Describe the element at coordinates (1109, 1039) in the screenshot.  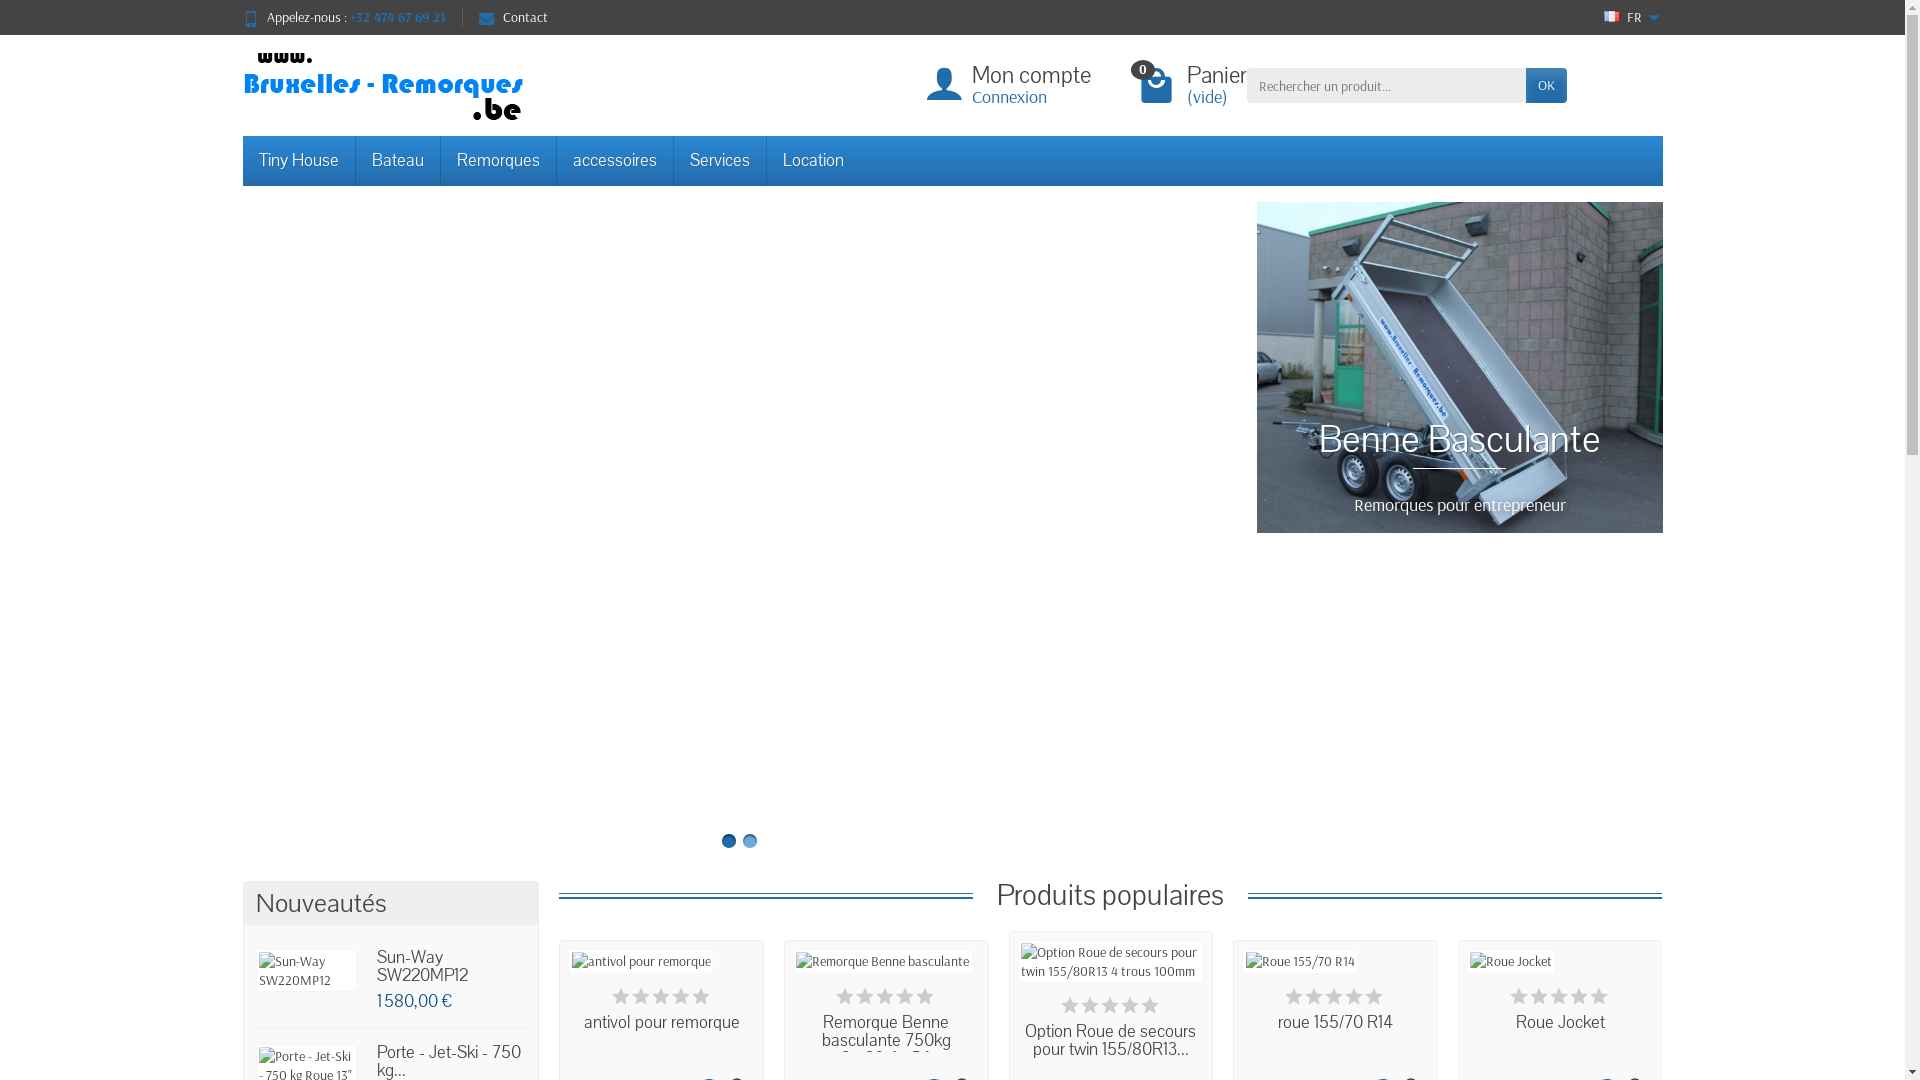
I see `'Option Roue de secours pour twin 155/80R13...'` at that location.